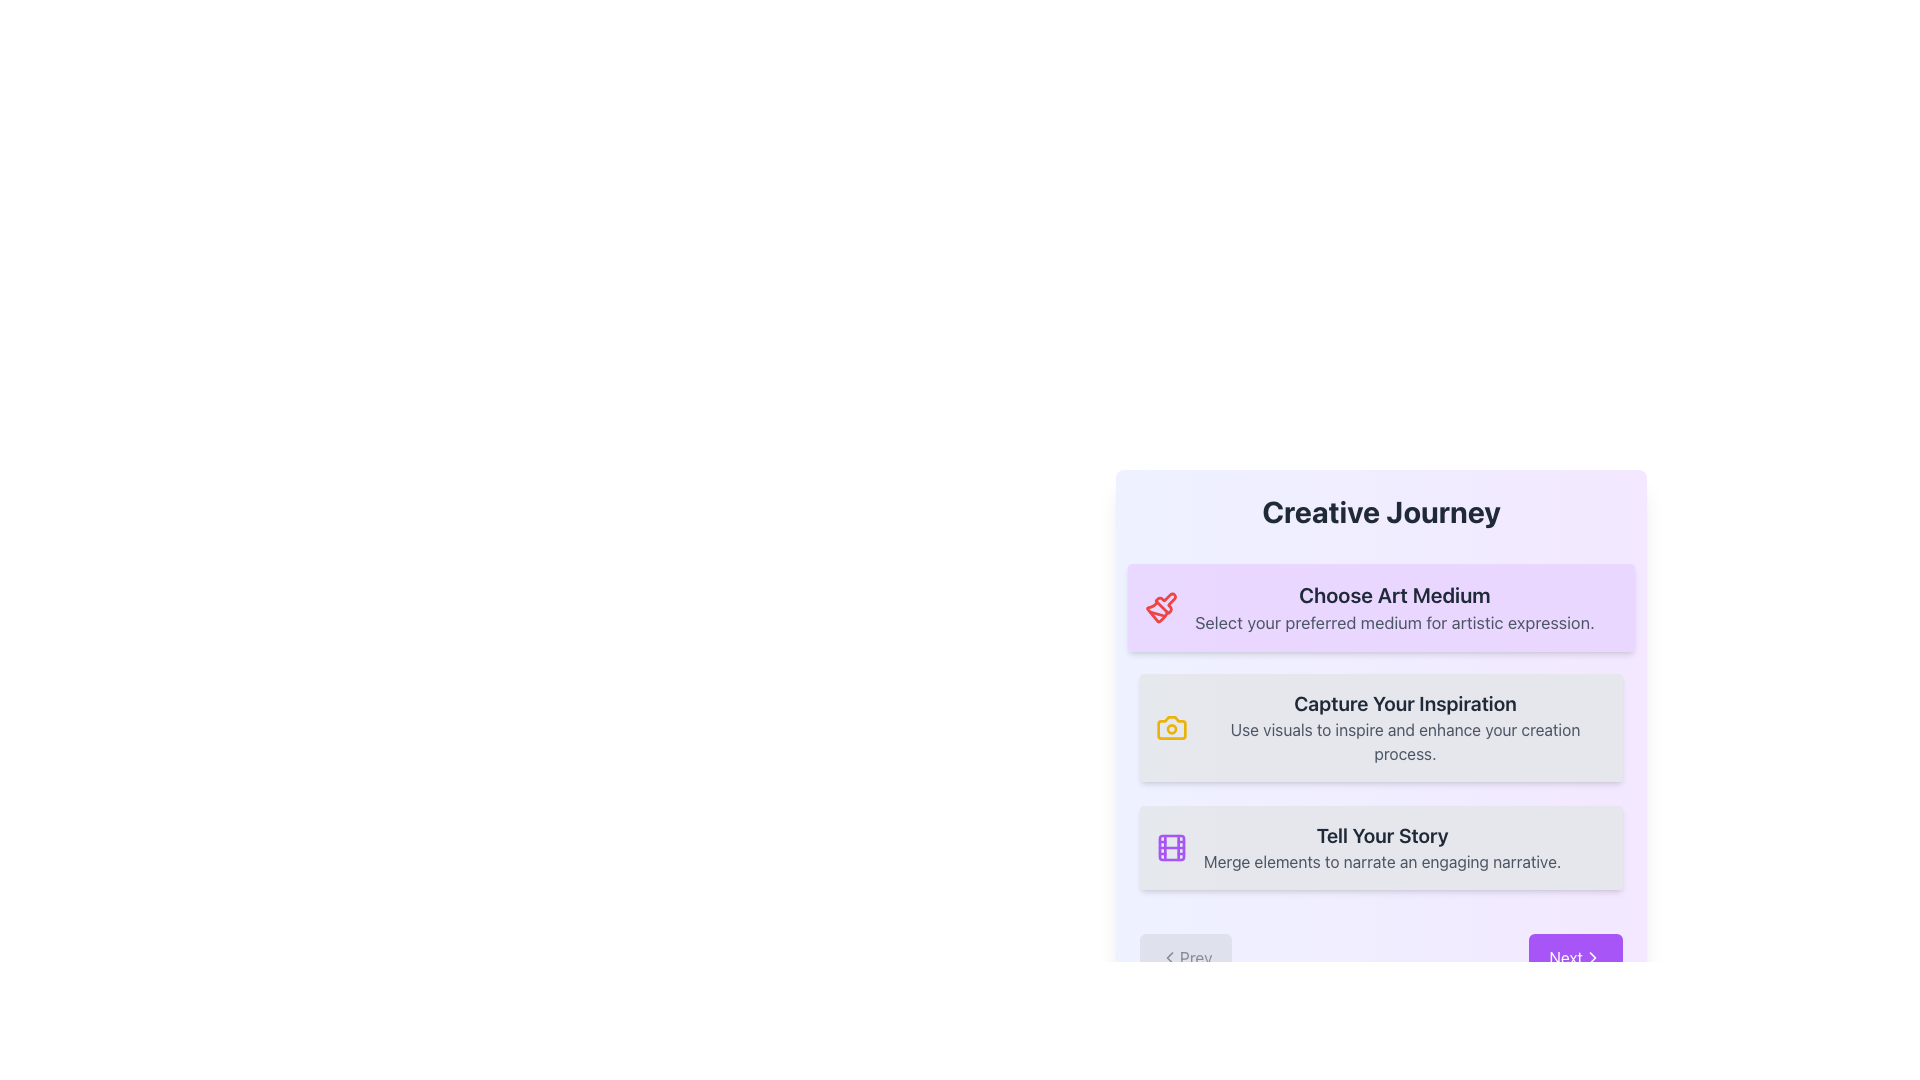 The image size is (1920, 1080). I want to click on the text label that reads 'Select your preferred medium for artistic expression', which is styled with a gray font color and positioned below the heading 'Choose Art Medium', so click(1393, 621).